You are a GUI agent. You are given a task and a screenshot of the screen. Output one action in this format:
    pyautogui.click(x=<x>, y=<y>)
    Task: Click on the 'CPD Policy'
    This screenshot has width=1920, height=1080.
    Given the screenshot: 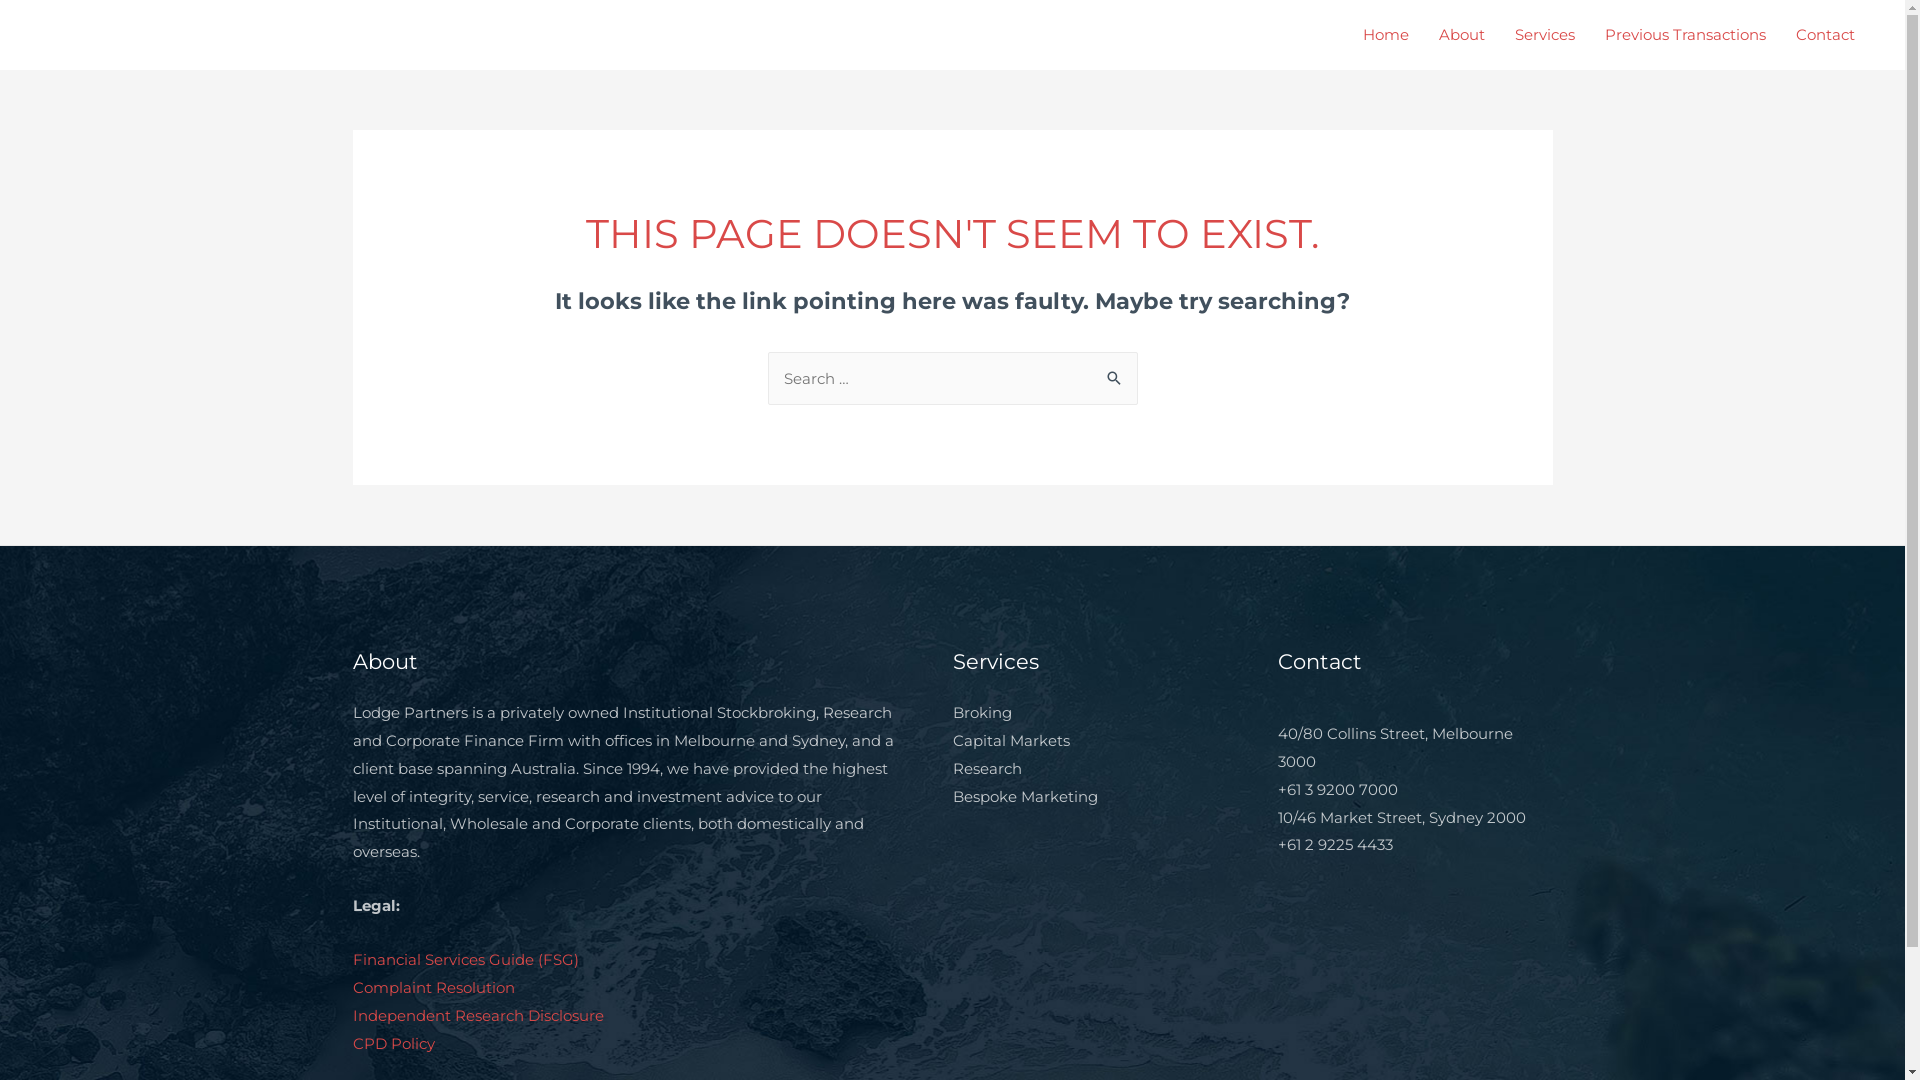 What is the action you would take?
    pyautogui.click(x=393, y=1042)
    